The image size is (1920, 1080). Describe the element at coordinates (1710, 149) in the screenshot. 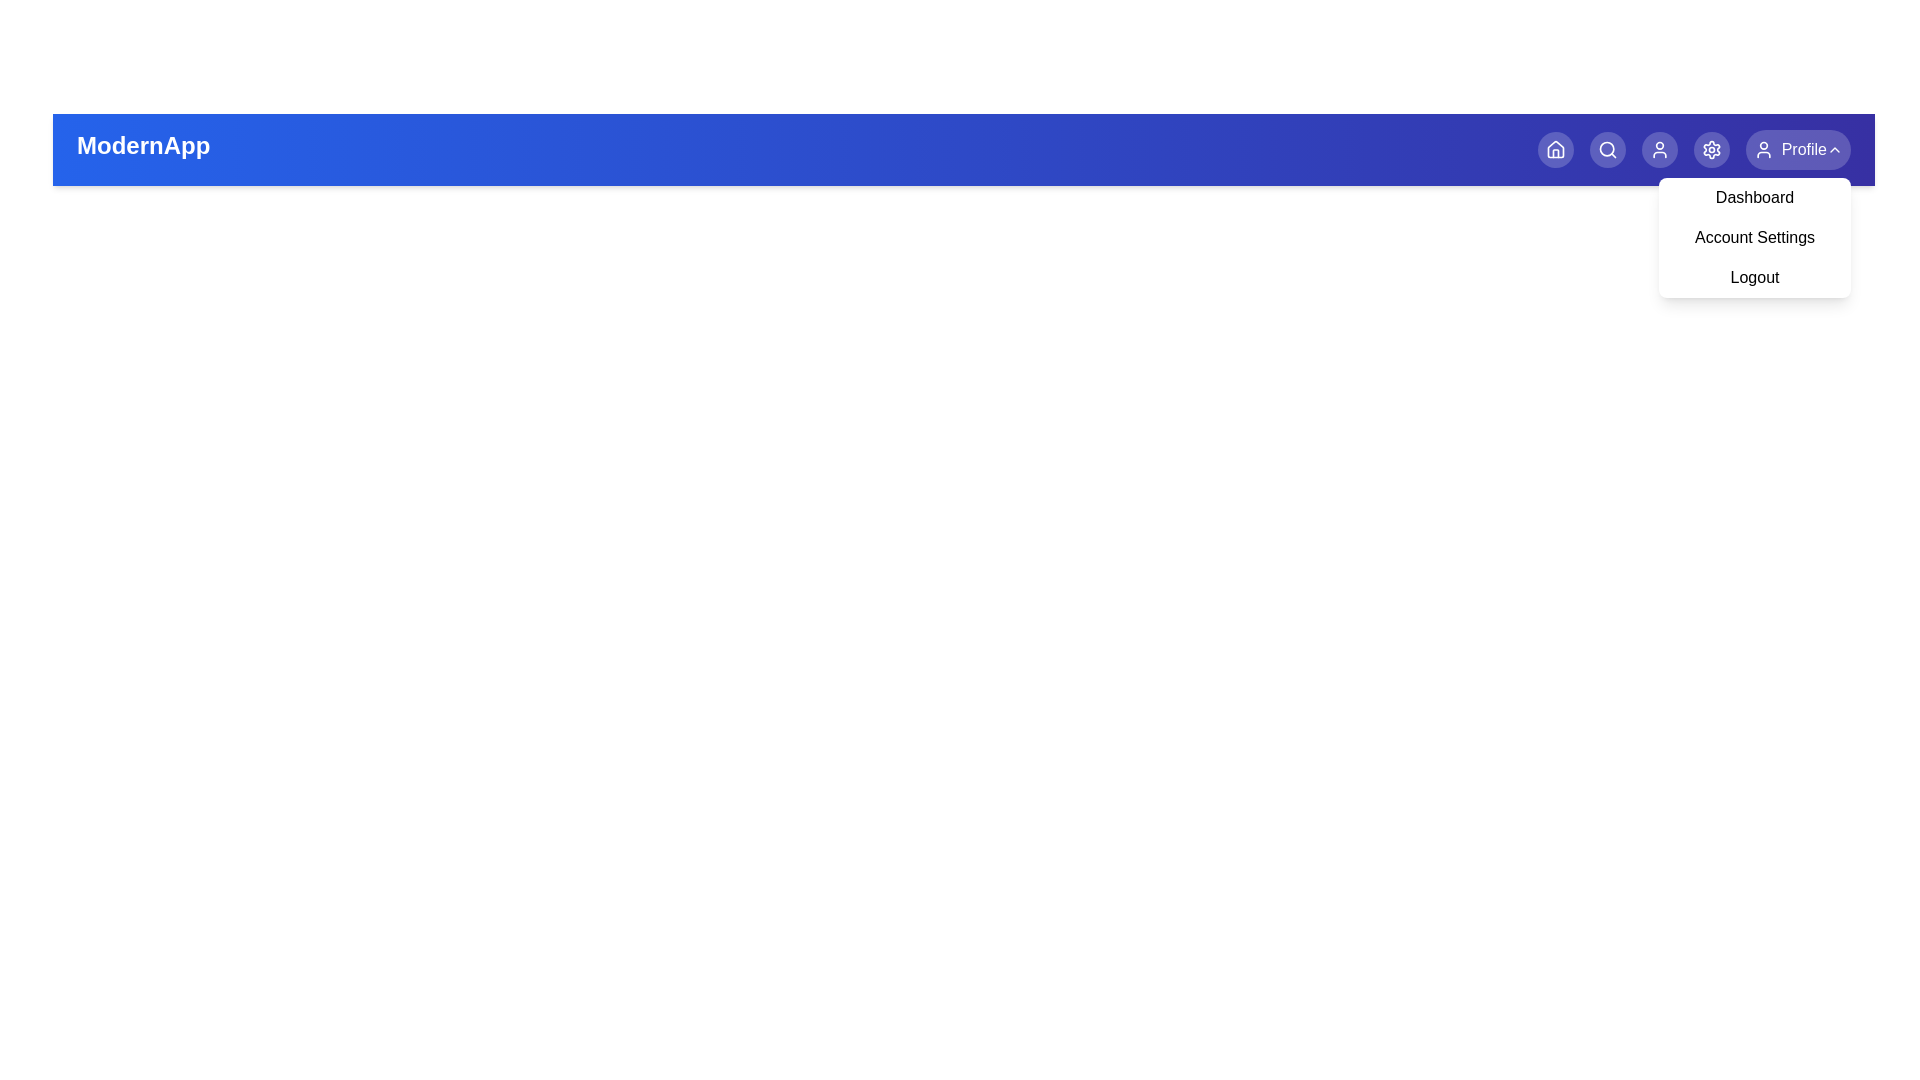

I see `the icon button corresponding to Settings` at that location.